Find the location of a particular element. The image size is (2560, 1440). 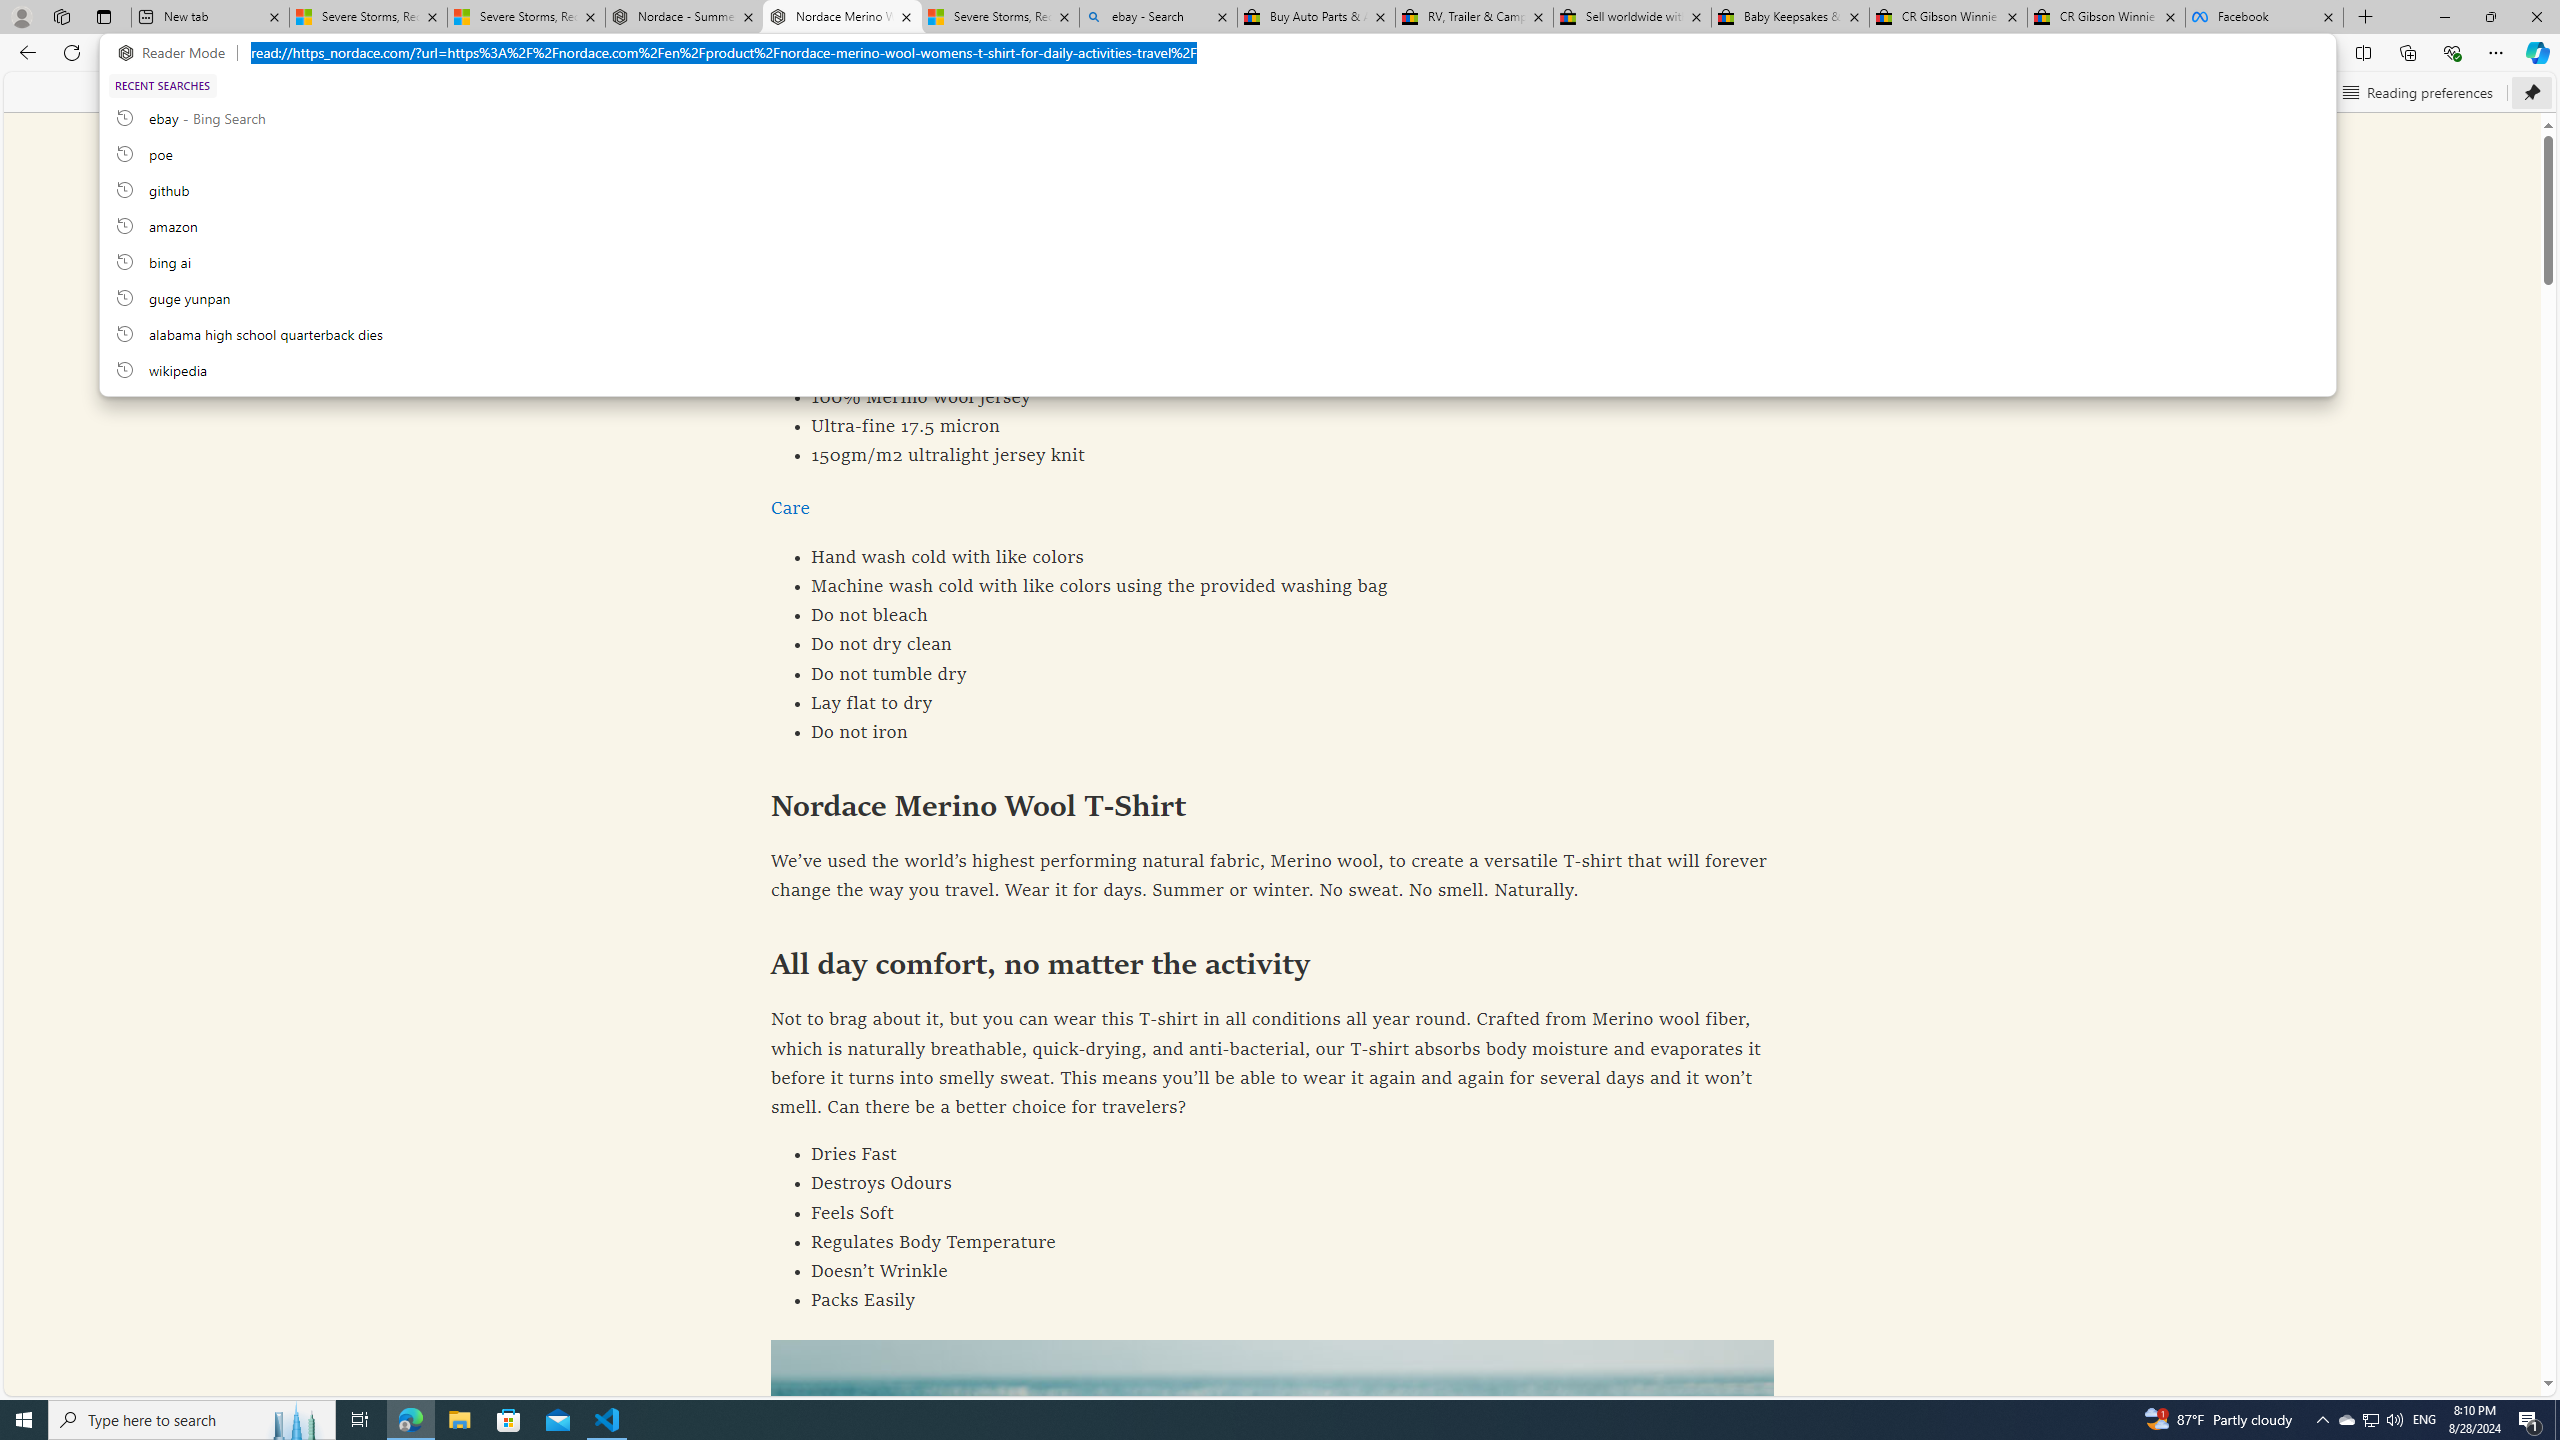

'Unpin toolbar' is located at coordinates (2531, 91).